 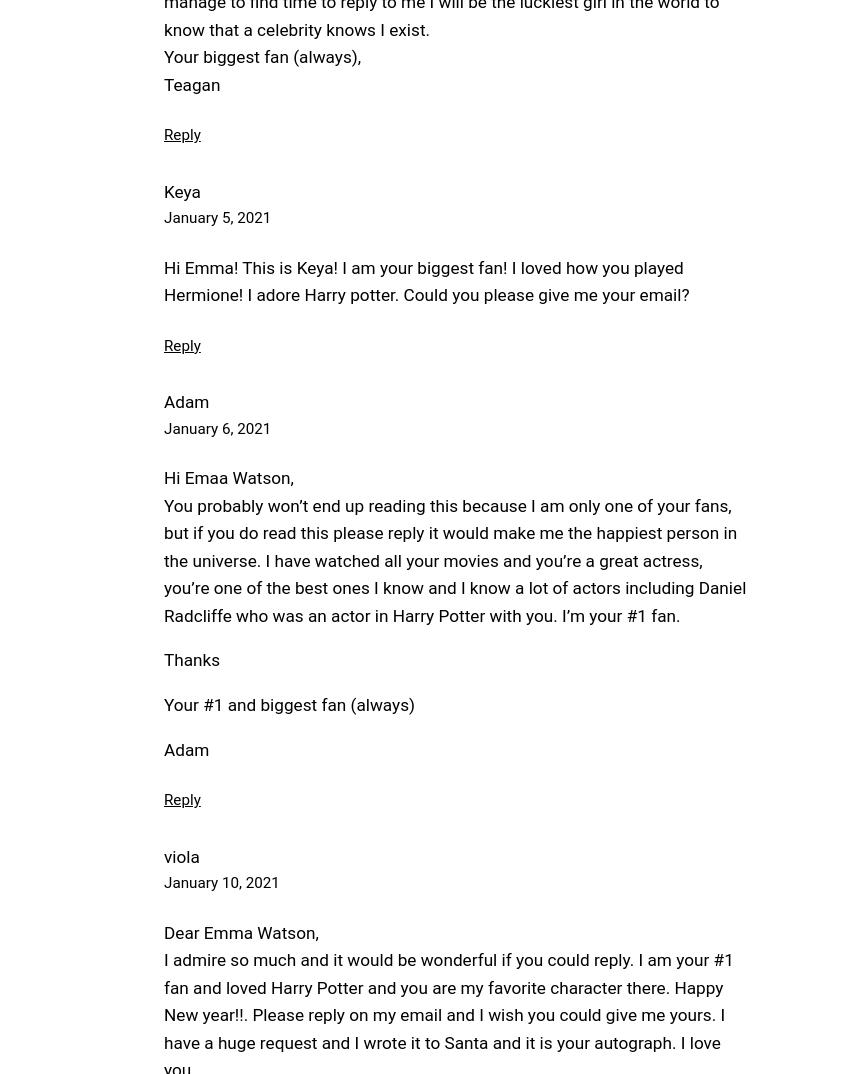 What do you see at coordinates (180, 190) in the screenshot?
I see `'Keya'` at bounding box center [180, 190].